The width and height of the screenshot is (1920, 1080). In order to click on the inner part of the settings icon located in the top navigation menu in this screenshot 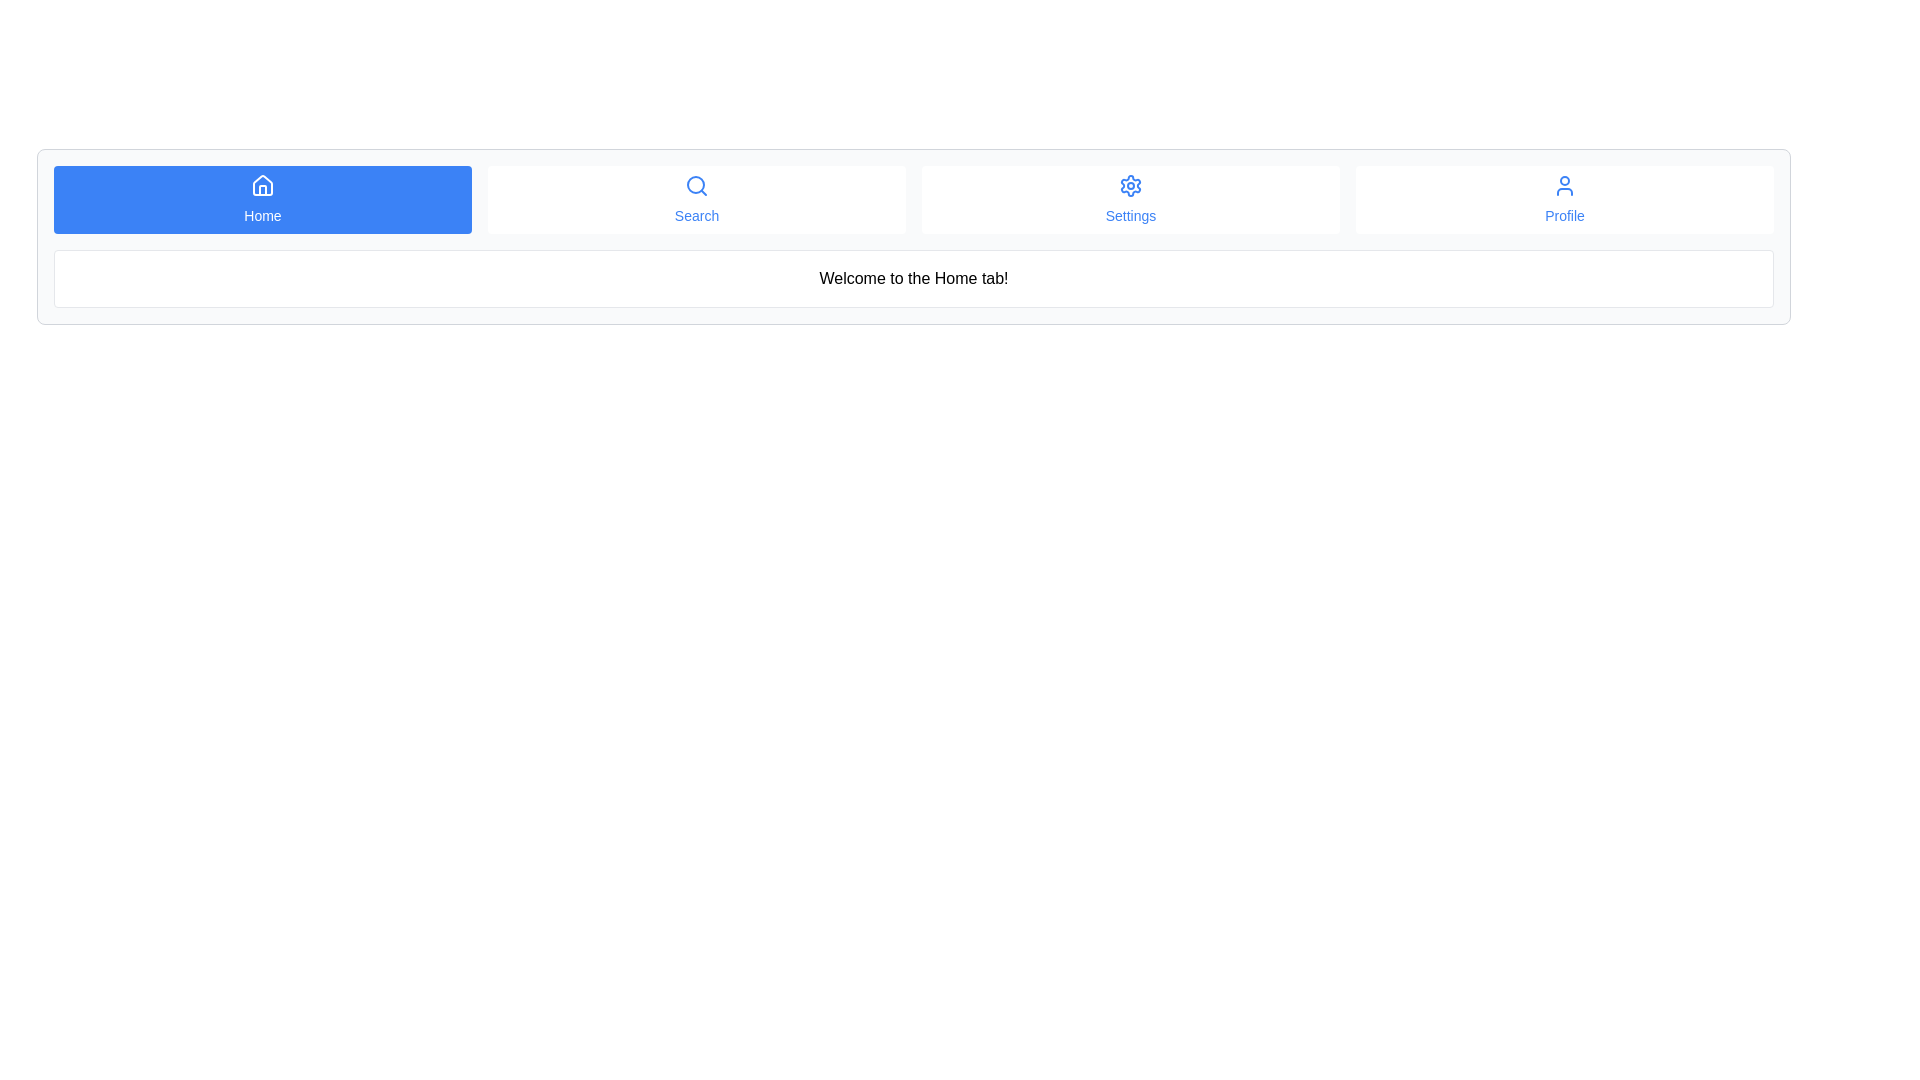, I will do `click(1131, 185)`.